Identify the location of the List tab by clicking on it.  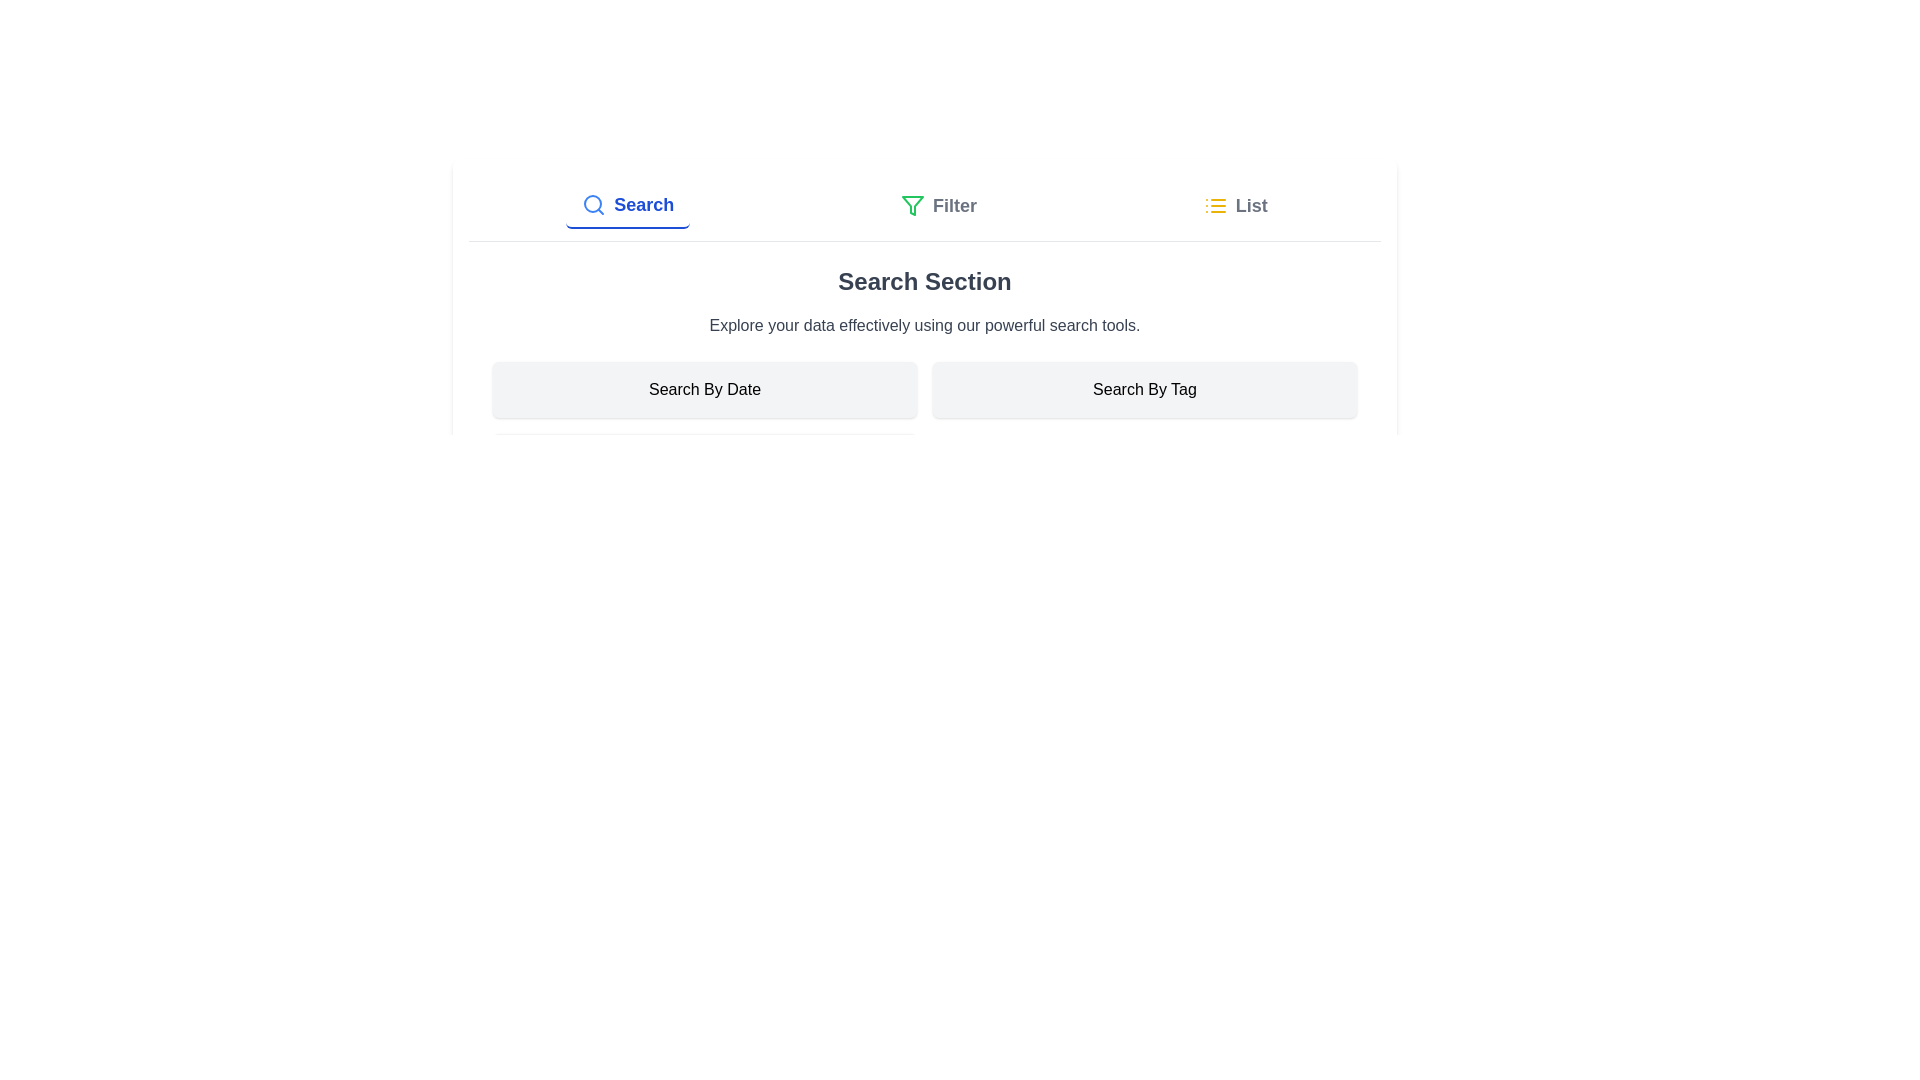
(1233, 205).